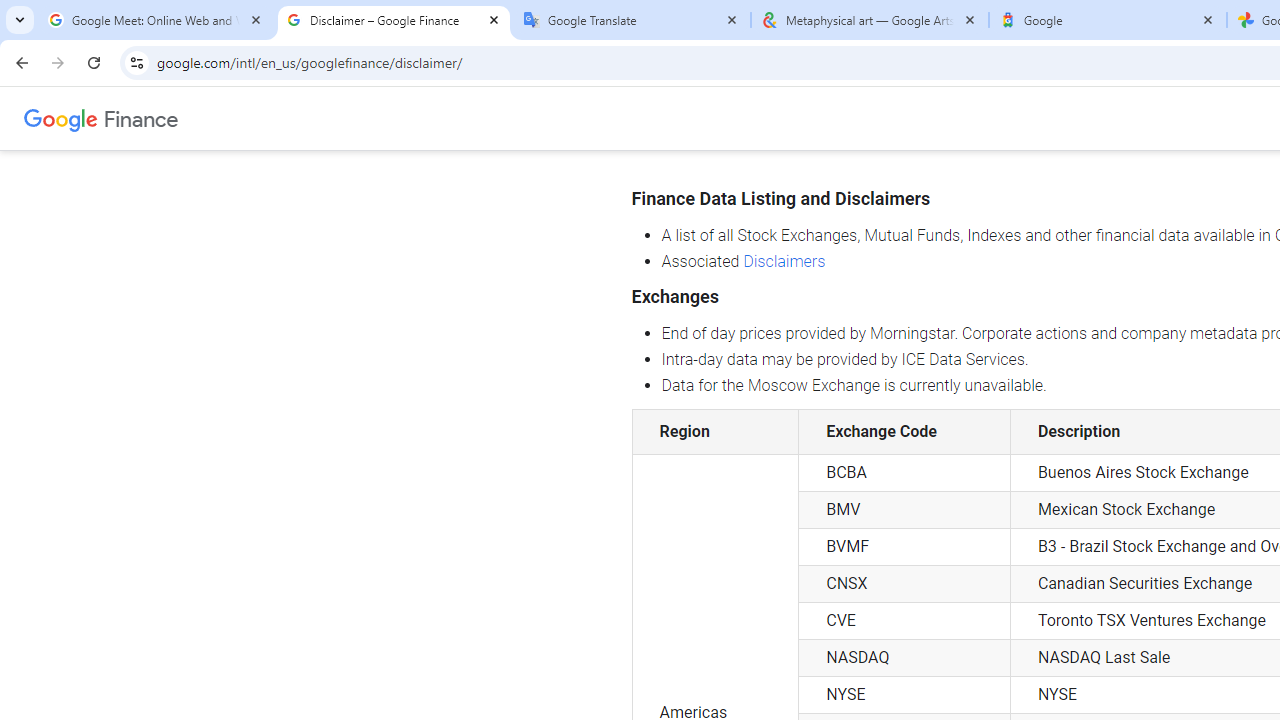 This screenshot has height=720, width=1280. What do you see at coordinates (1107, 20) in the screenshot?
I see `'Google'` at bounding box center [1107, 20].